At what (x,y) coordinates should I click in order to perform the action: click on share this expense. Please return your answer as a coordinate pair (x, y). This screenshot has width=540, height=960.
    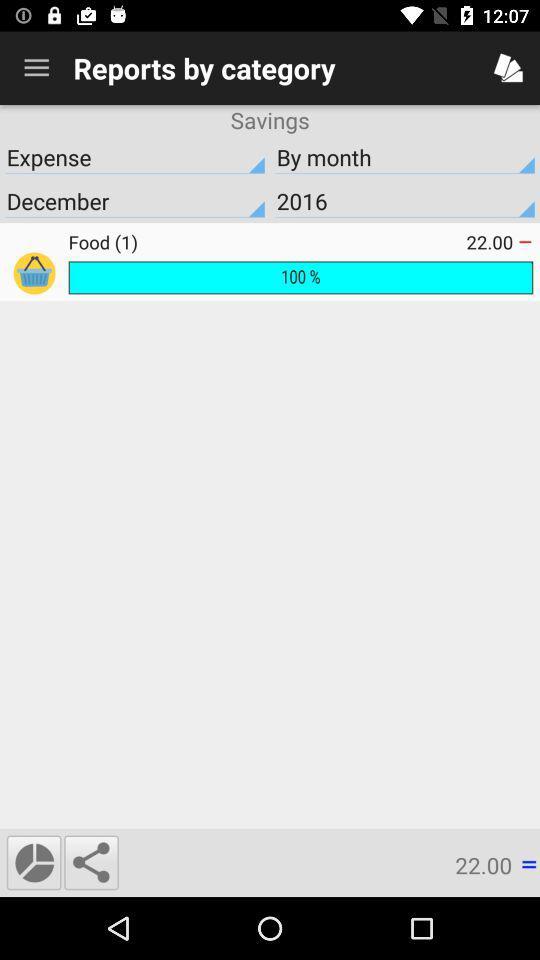
    Looking at the image, I should click on (90, 861).